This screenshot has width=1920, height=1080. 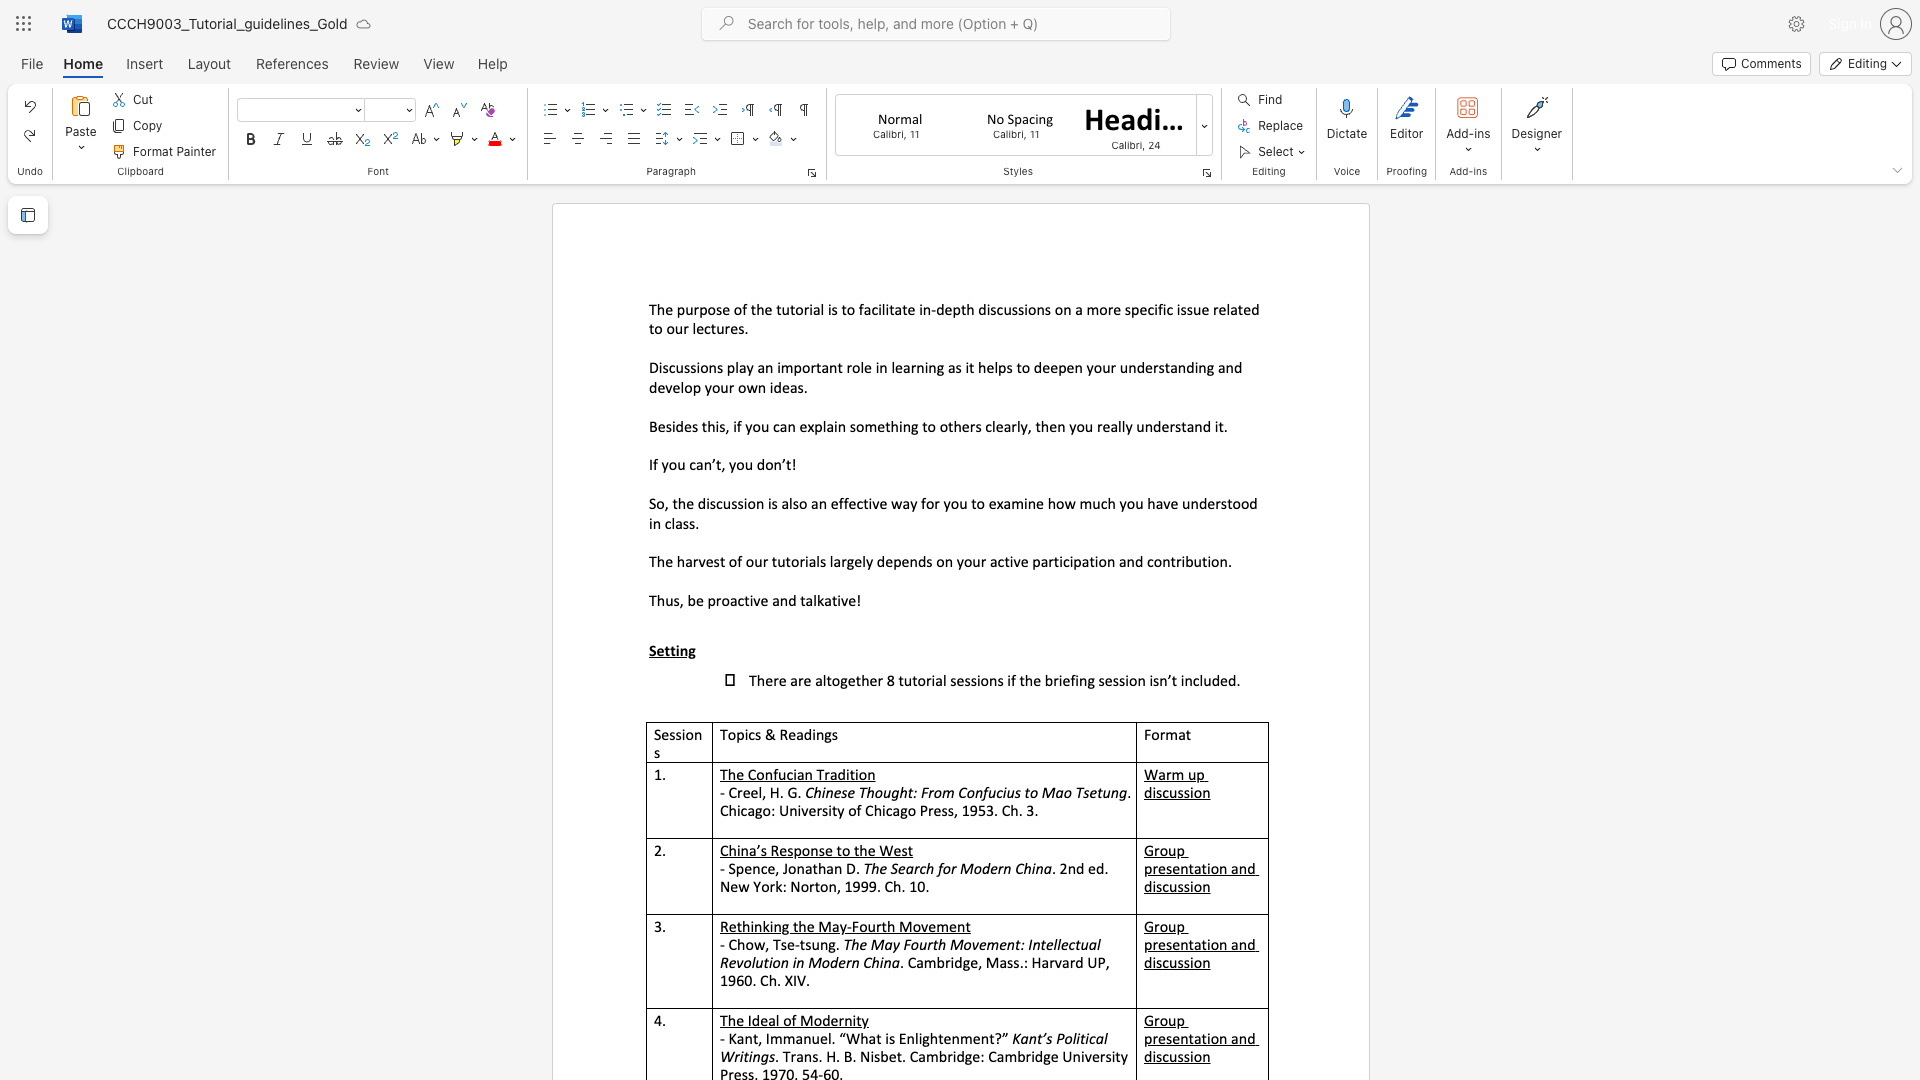 I want to click on the subset text "s Respons" within the text "China’s Response to the West", so click(x=759, y=850).